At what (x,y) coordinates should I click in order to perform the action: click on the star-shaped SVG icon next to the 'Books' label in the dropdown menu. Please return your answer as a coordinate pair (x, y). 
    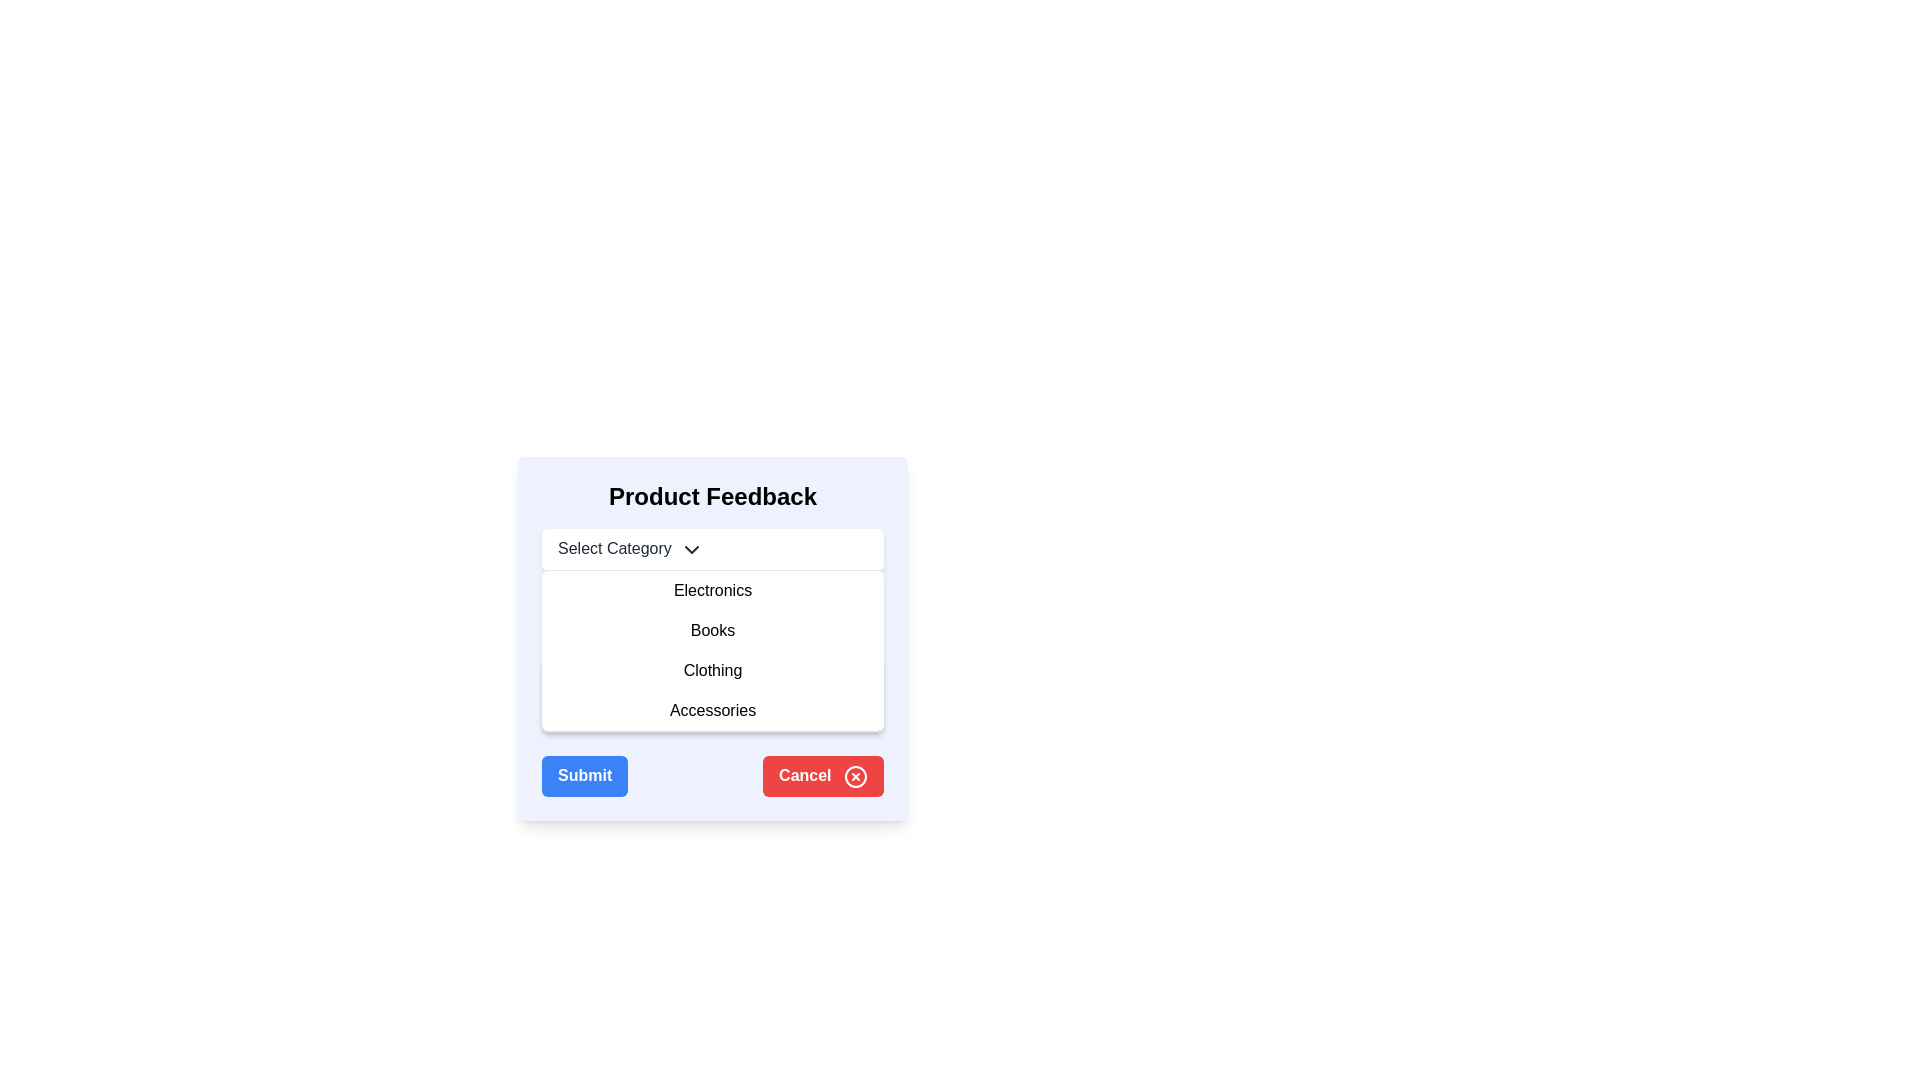
    Looking at the image, I should click on (689, 634).